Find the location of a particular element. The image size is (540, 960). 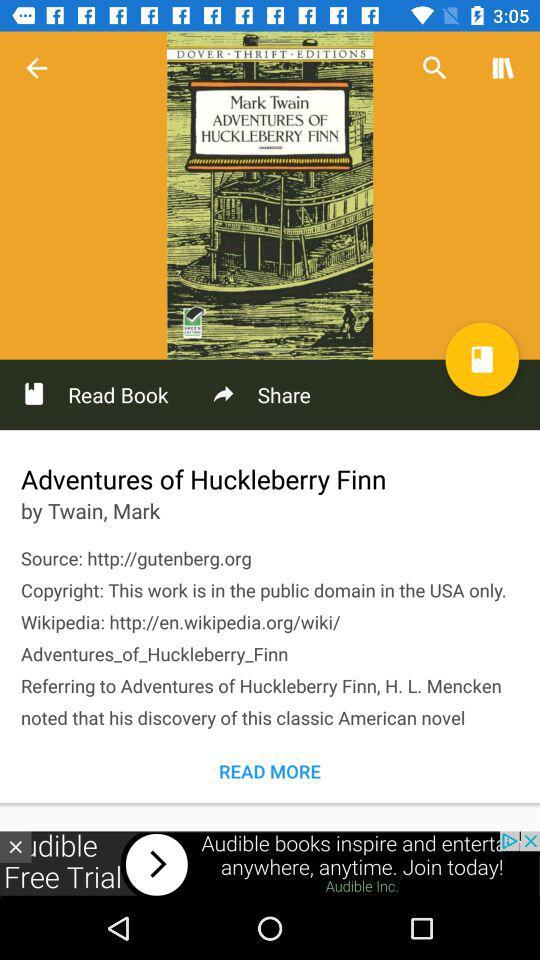

the bookmark icon is located at coordinates (481, 359).